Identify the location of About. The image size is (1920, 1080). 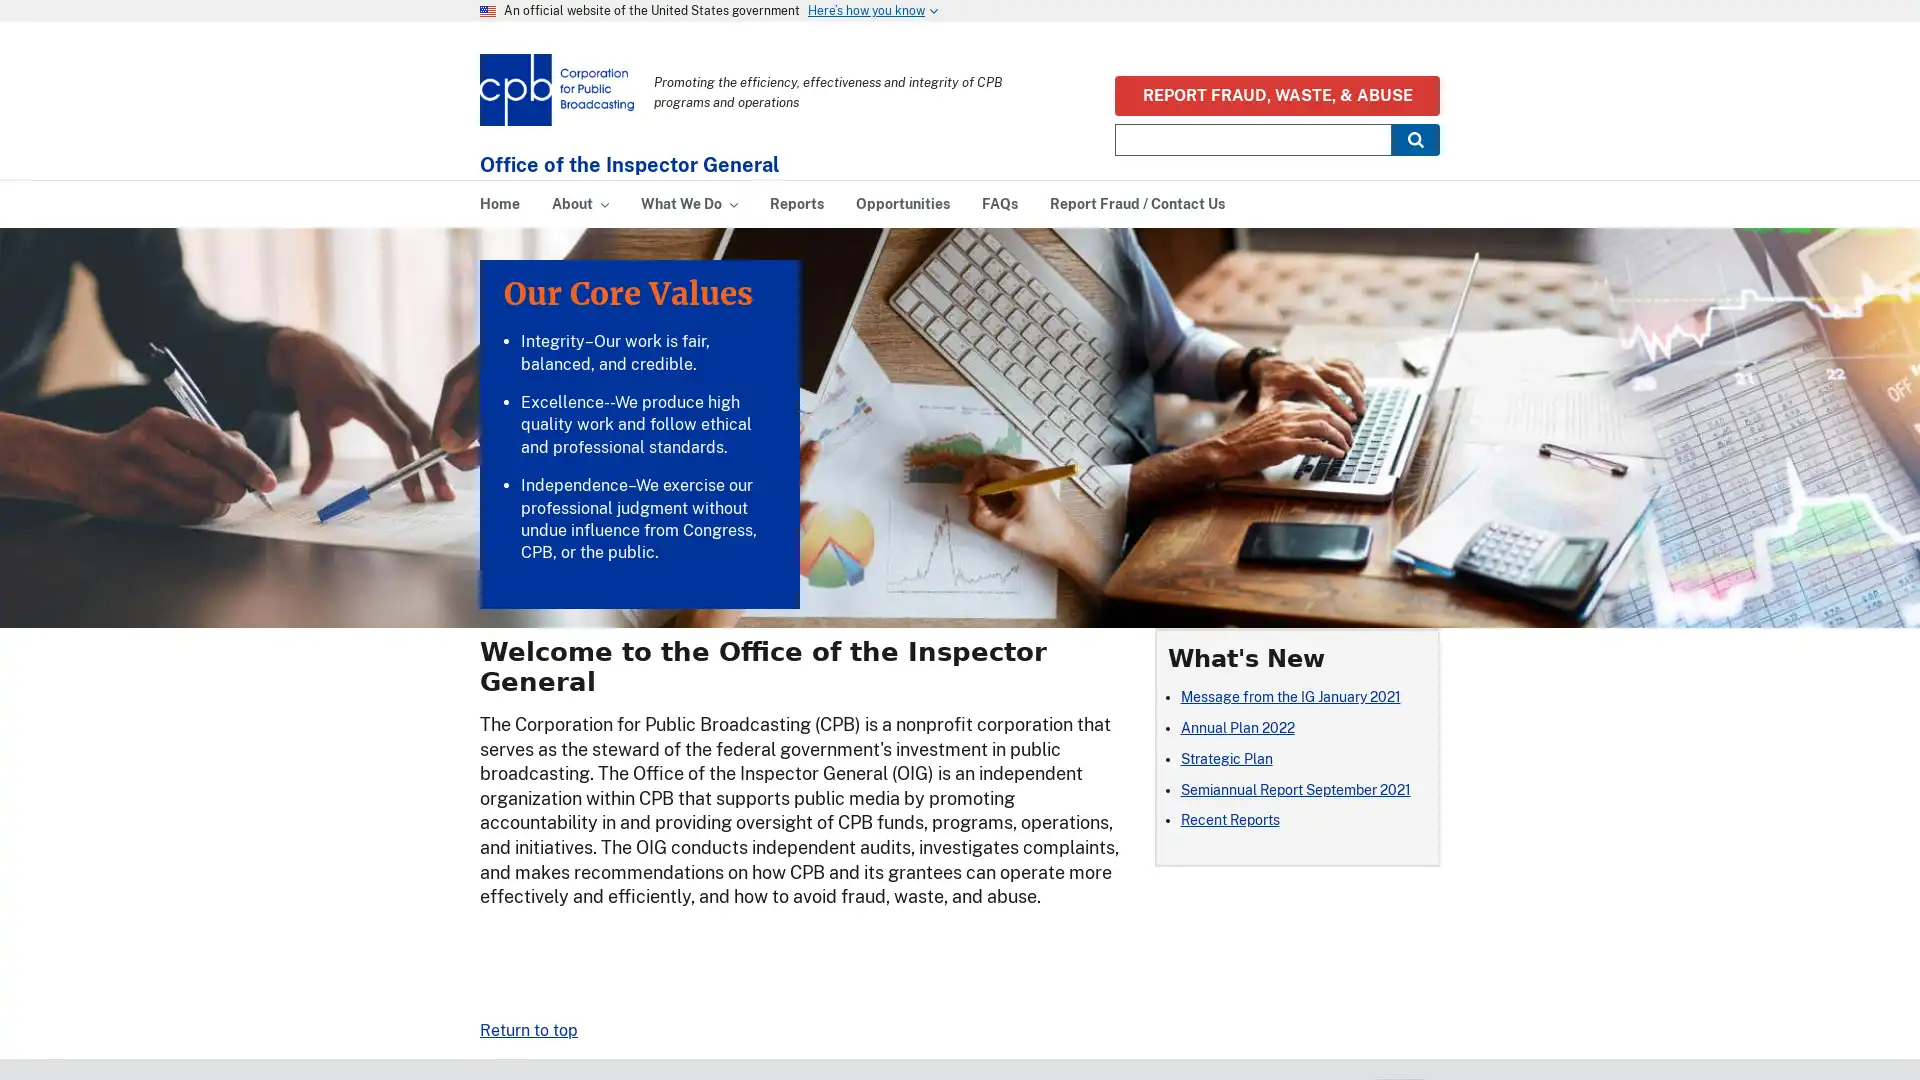
(579, 204).